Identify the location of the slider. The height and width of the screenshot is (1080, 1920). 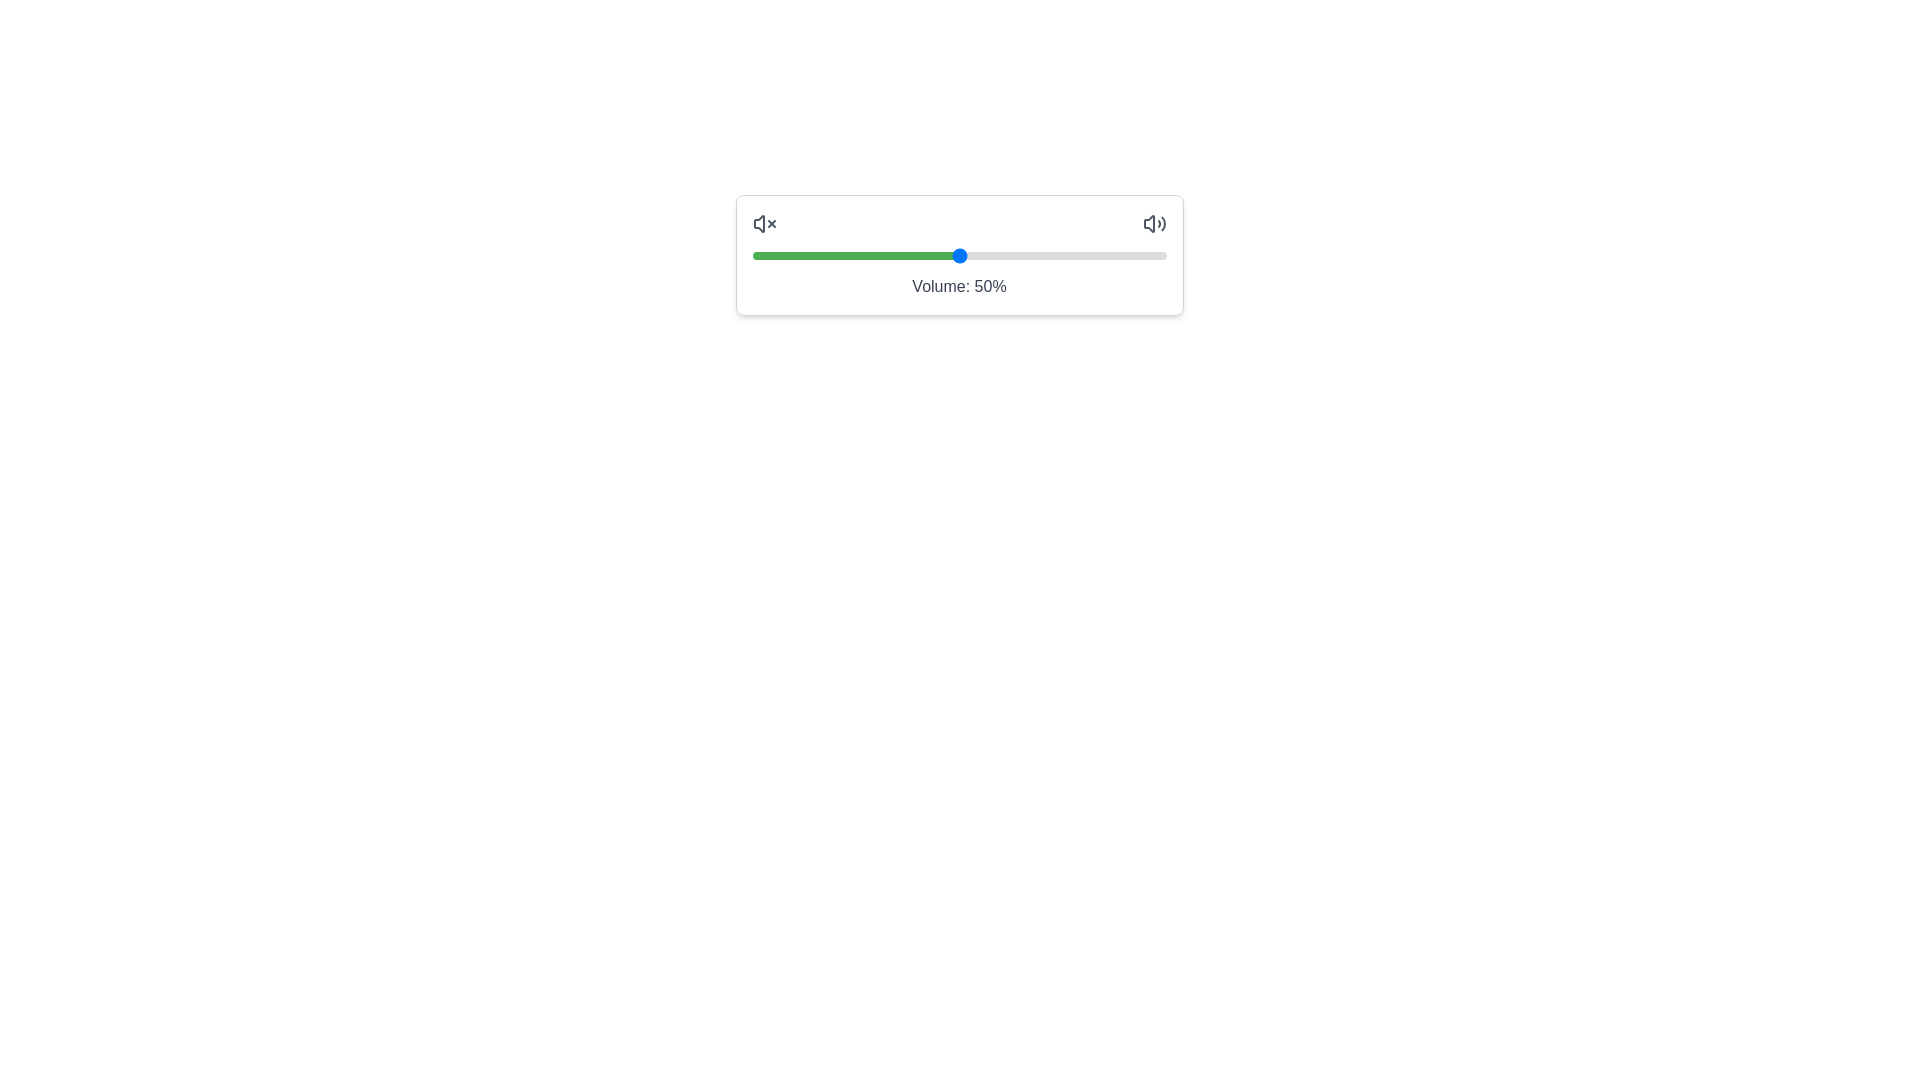
(1053, 254).